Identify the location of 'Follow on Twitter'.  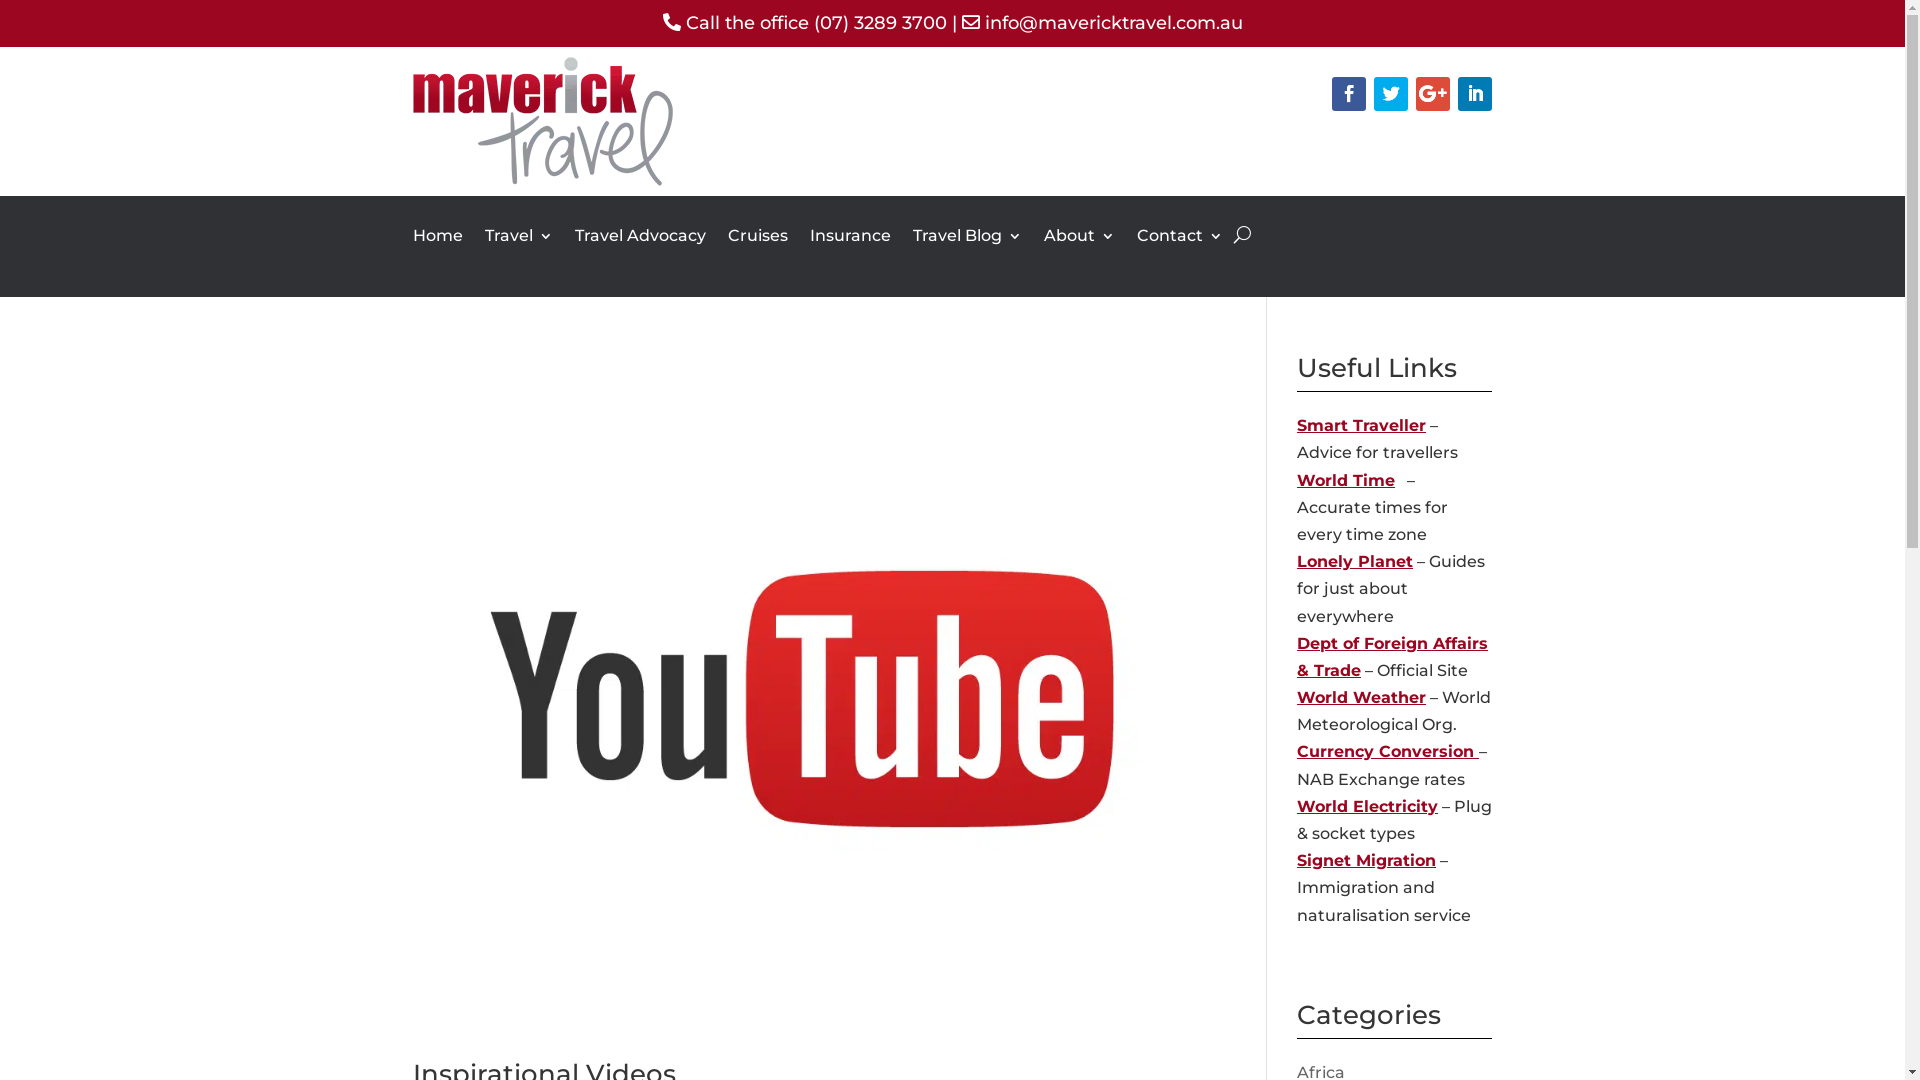
(1390, 93).